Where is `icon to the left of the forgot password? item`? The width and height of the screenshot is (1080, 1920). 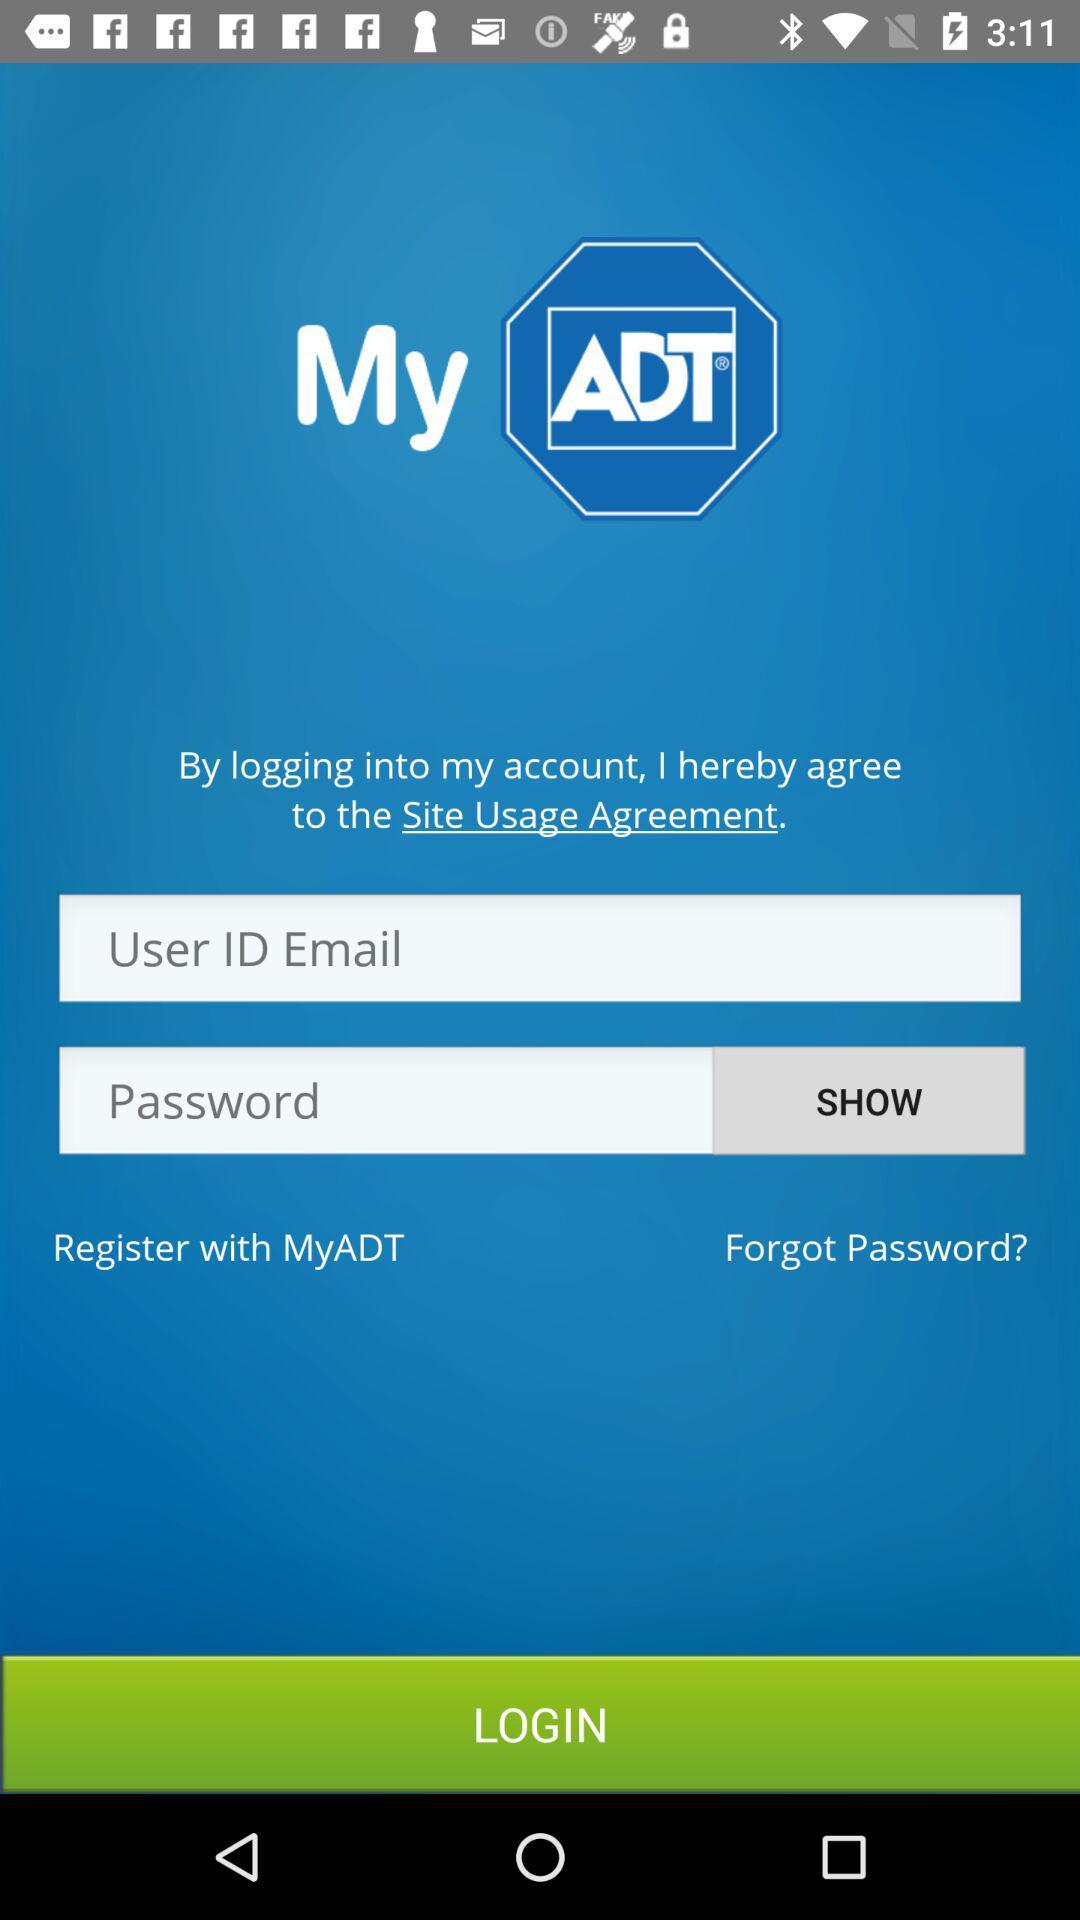 icon to the left of the forgot password? item is located at coordinates (227, 1245).